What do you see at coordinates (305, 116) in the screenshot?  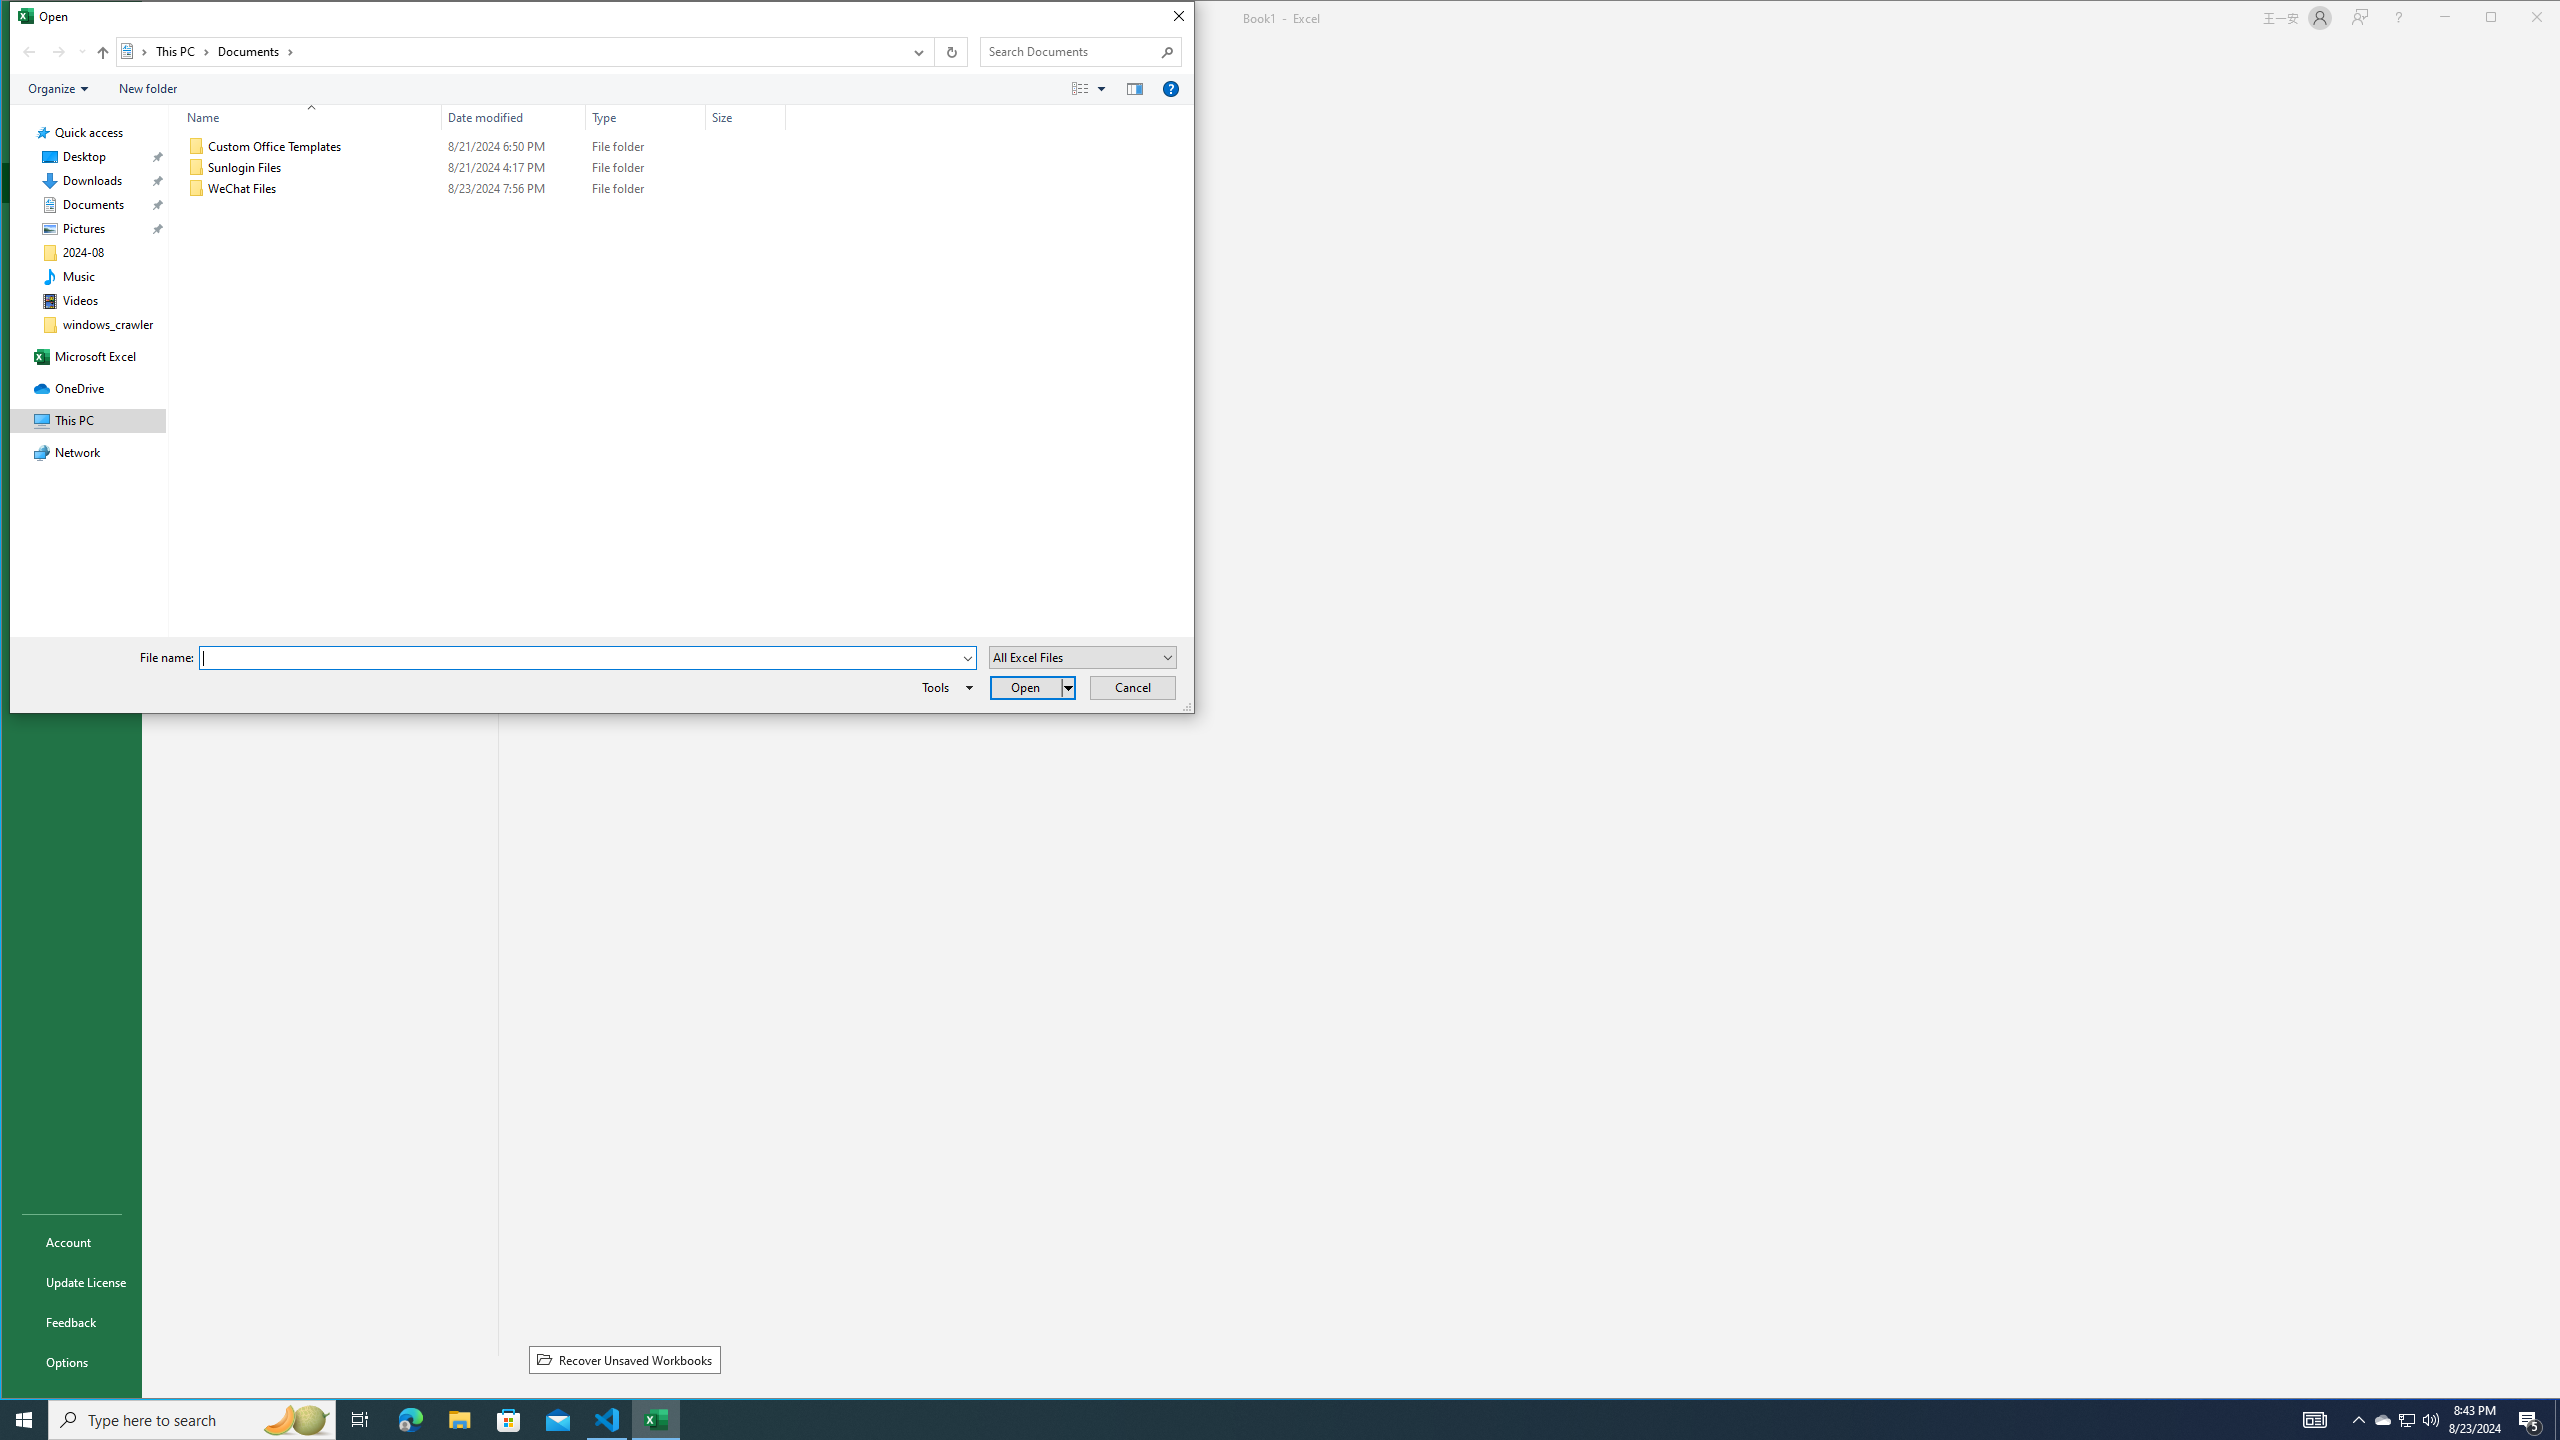 I see `'Name'` at bounding box center [305, 116].